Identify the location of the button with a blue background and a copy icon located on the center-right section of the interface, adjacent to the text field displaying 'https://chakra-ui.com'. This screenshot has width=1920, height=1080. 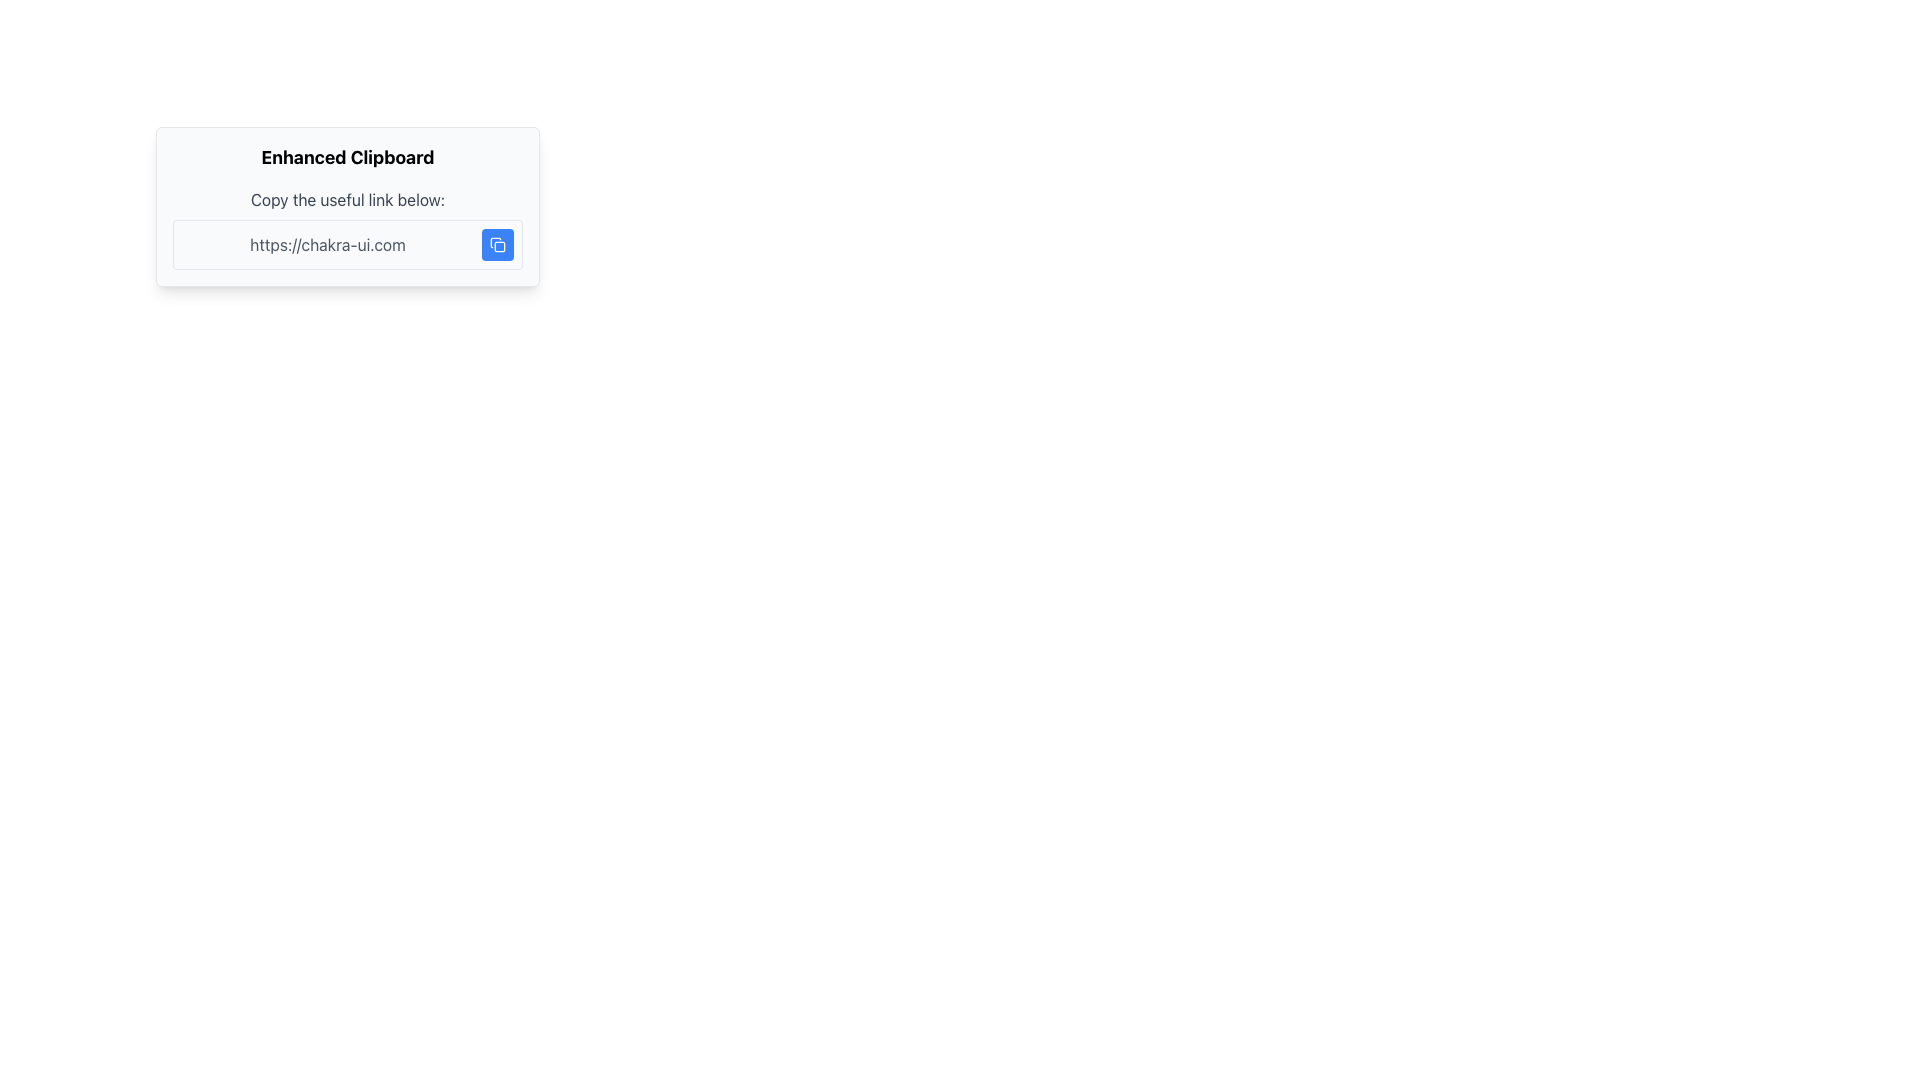
(498, 244).